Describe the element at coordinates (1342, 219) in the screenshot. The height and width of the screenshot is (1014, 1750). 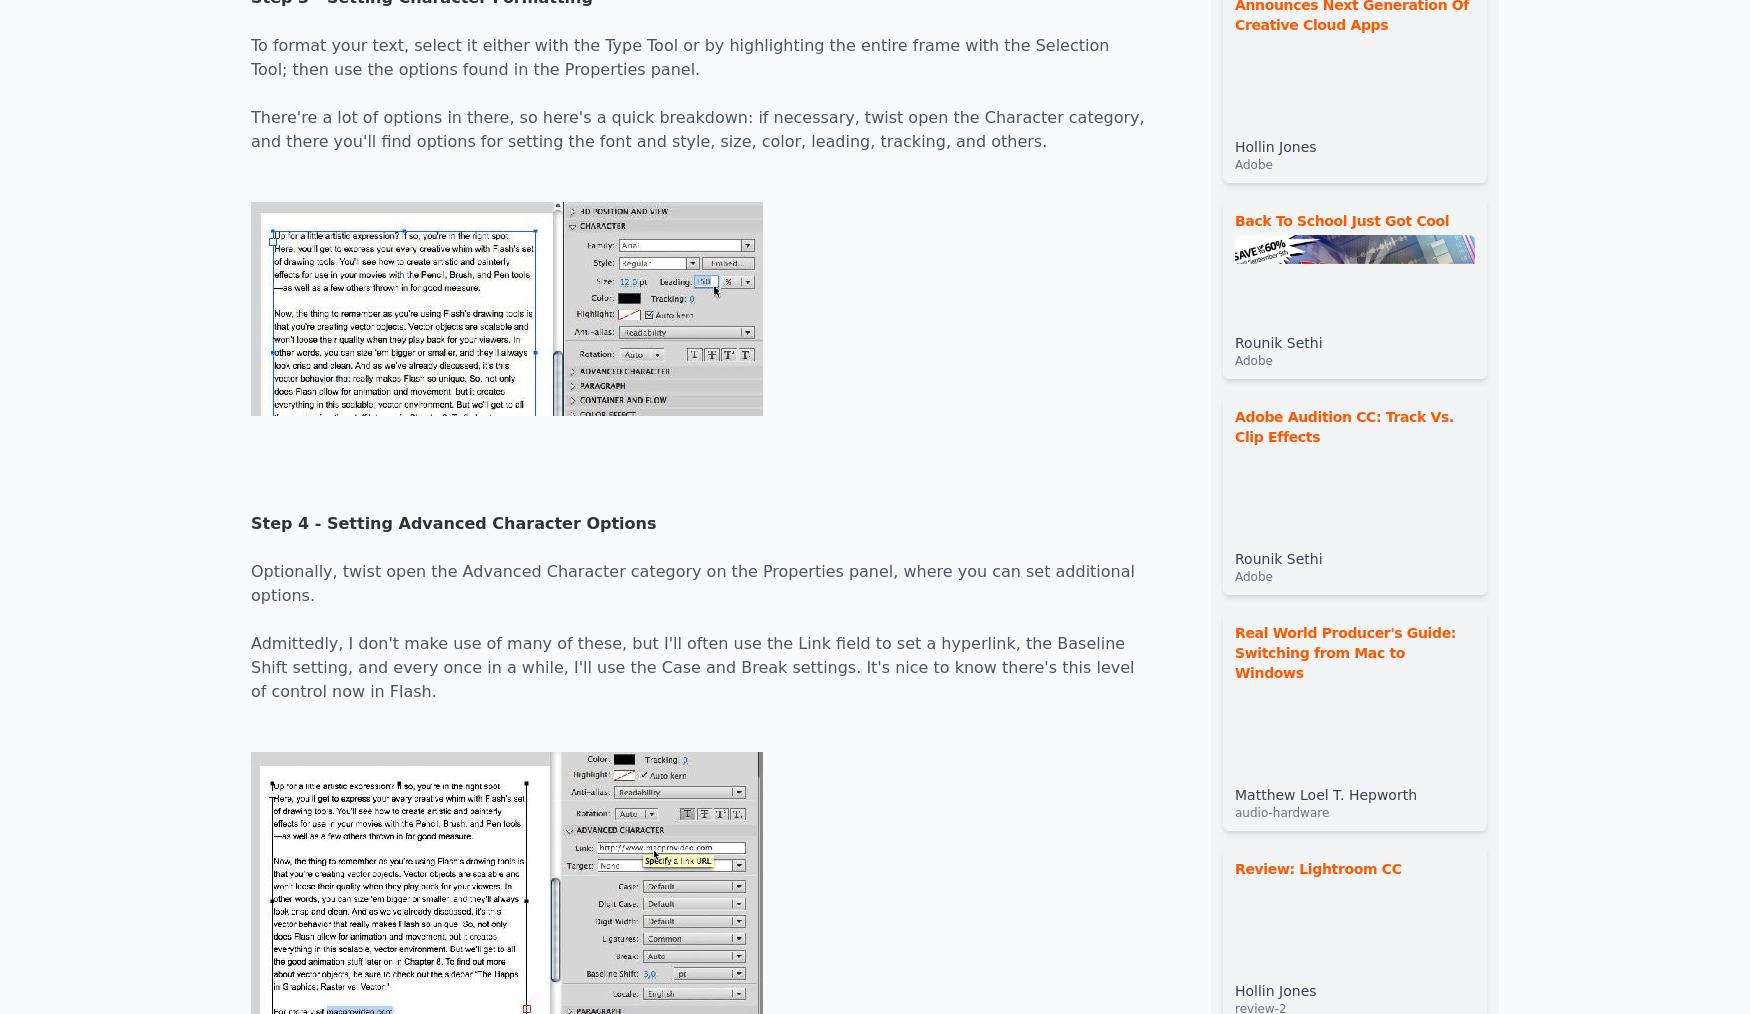
I see `'Back To School Just Got Cool'` at that location.